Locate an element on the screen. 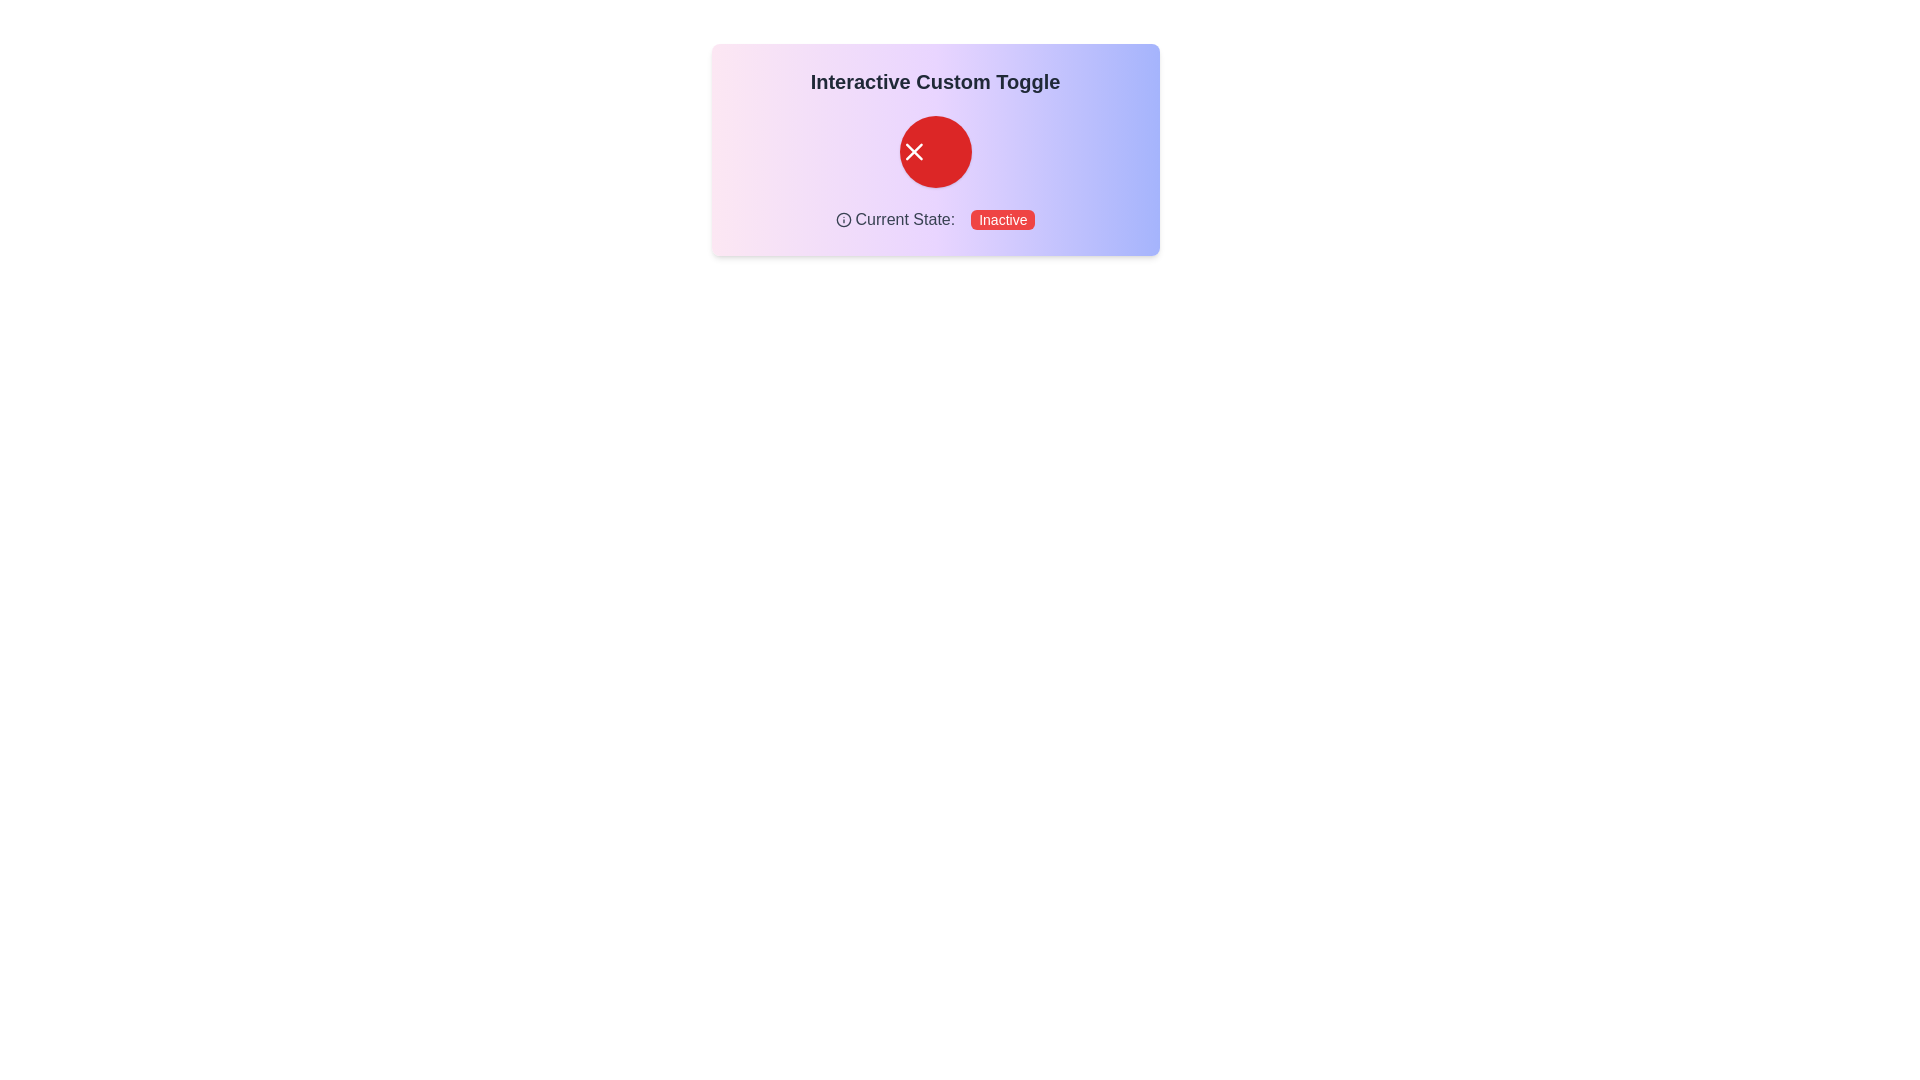  the toggle button labeled 'Interactive Custom Toggle' is located at coordinates (934, 150).